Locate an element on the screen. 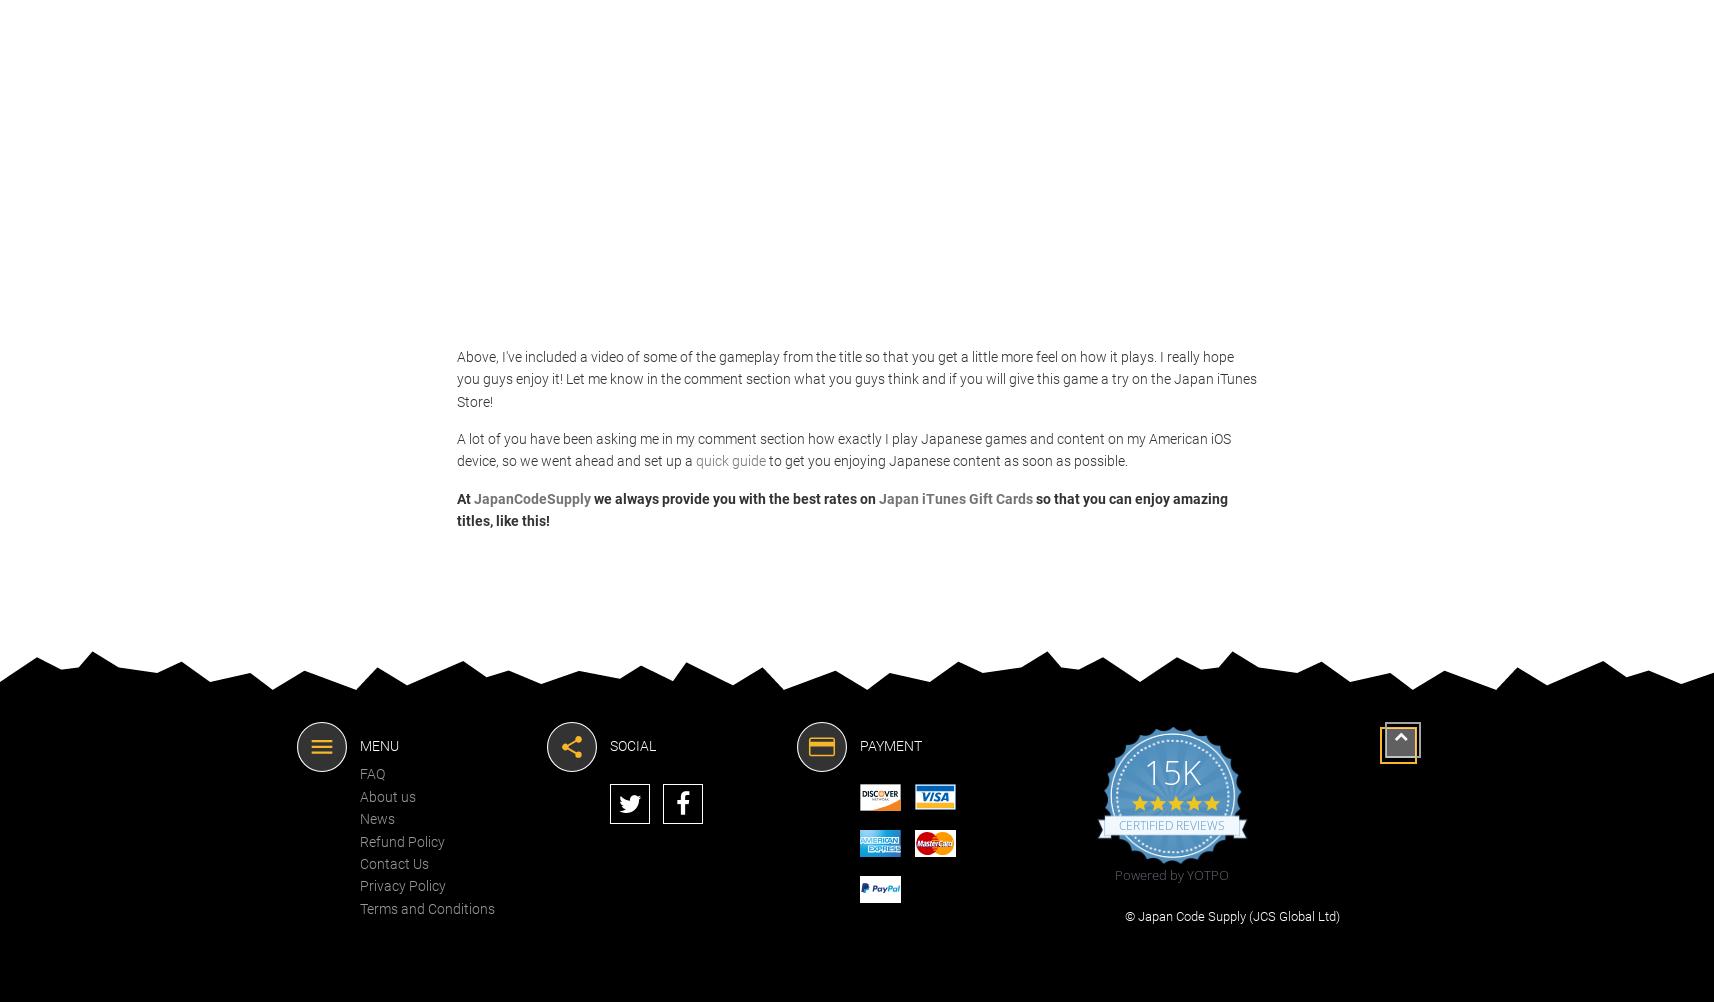  'we always provide you with the best rates on' is located at coordinates (734, 496).